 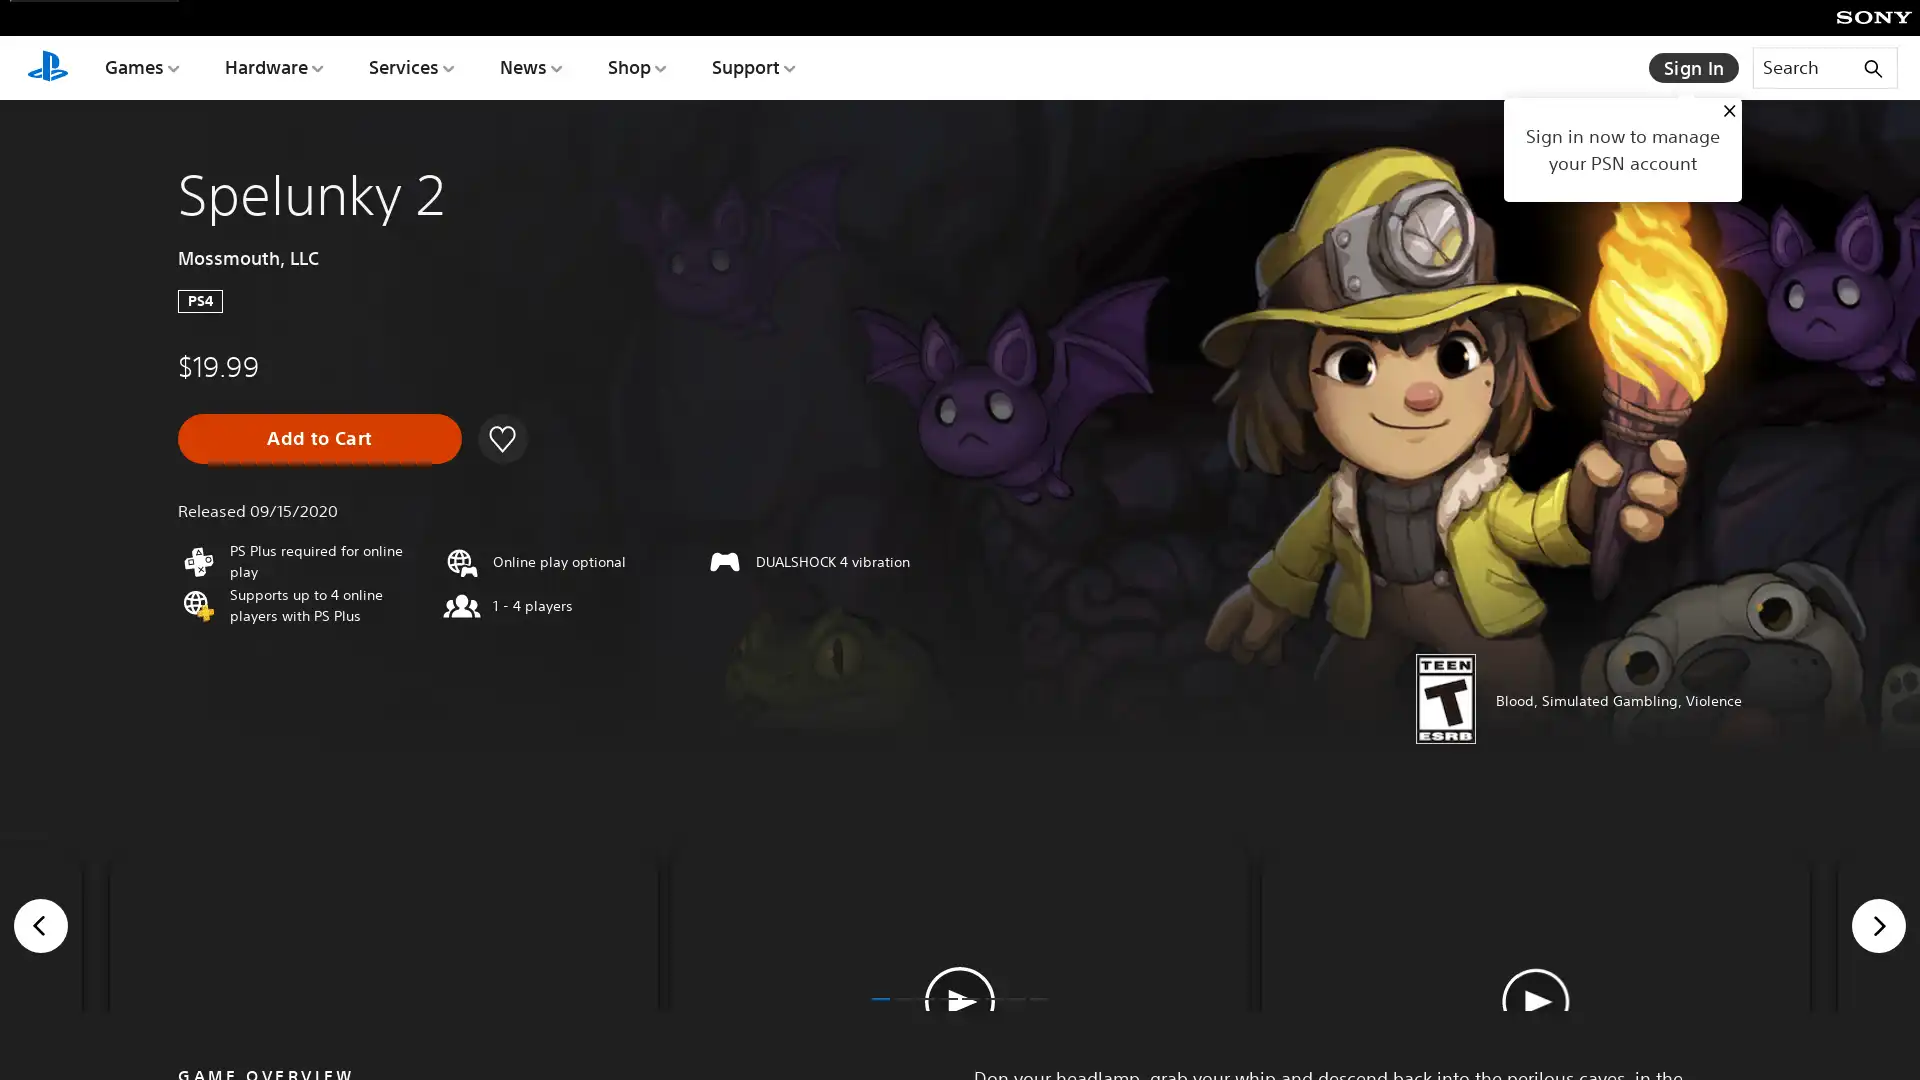 I want to click on Add to Cart, so click(x=320, y=437).